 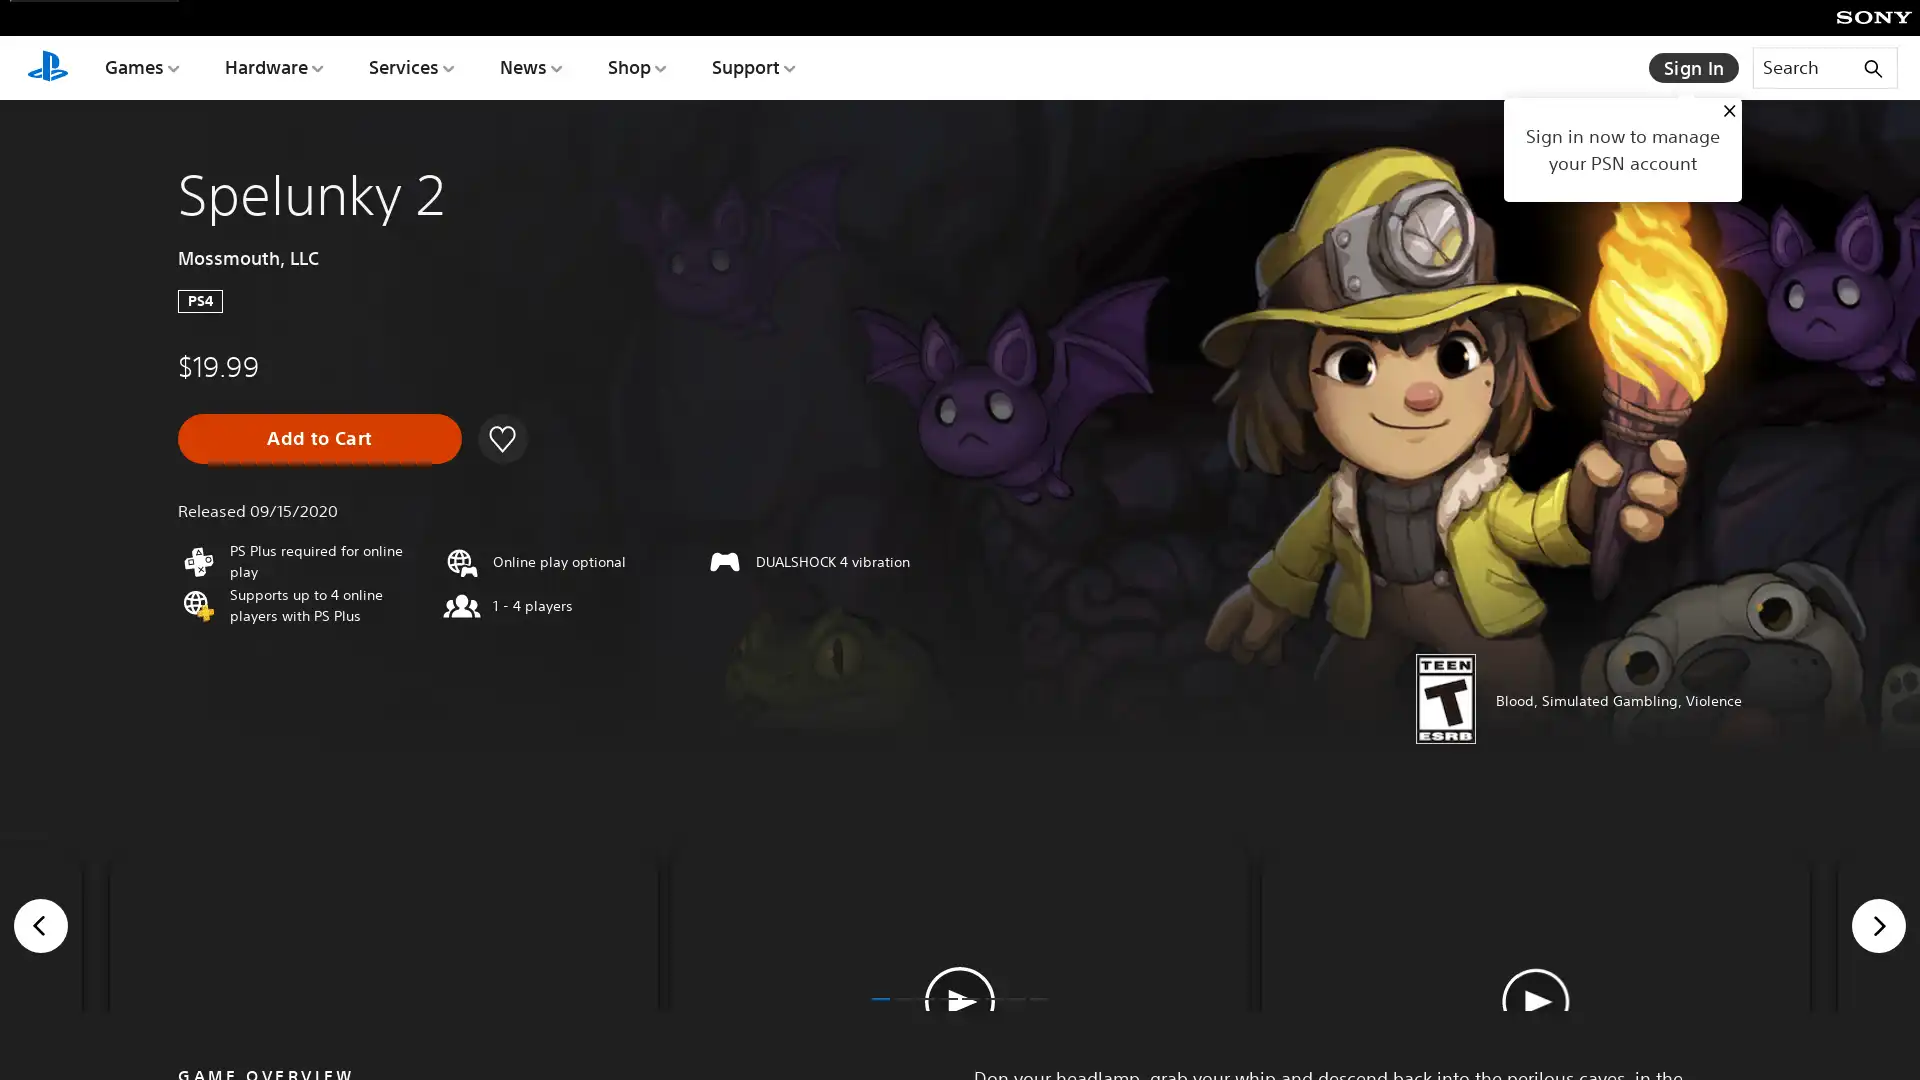 I want to click on Add to Cart, so click(x=320, y=437).